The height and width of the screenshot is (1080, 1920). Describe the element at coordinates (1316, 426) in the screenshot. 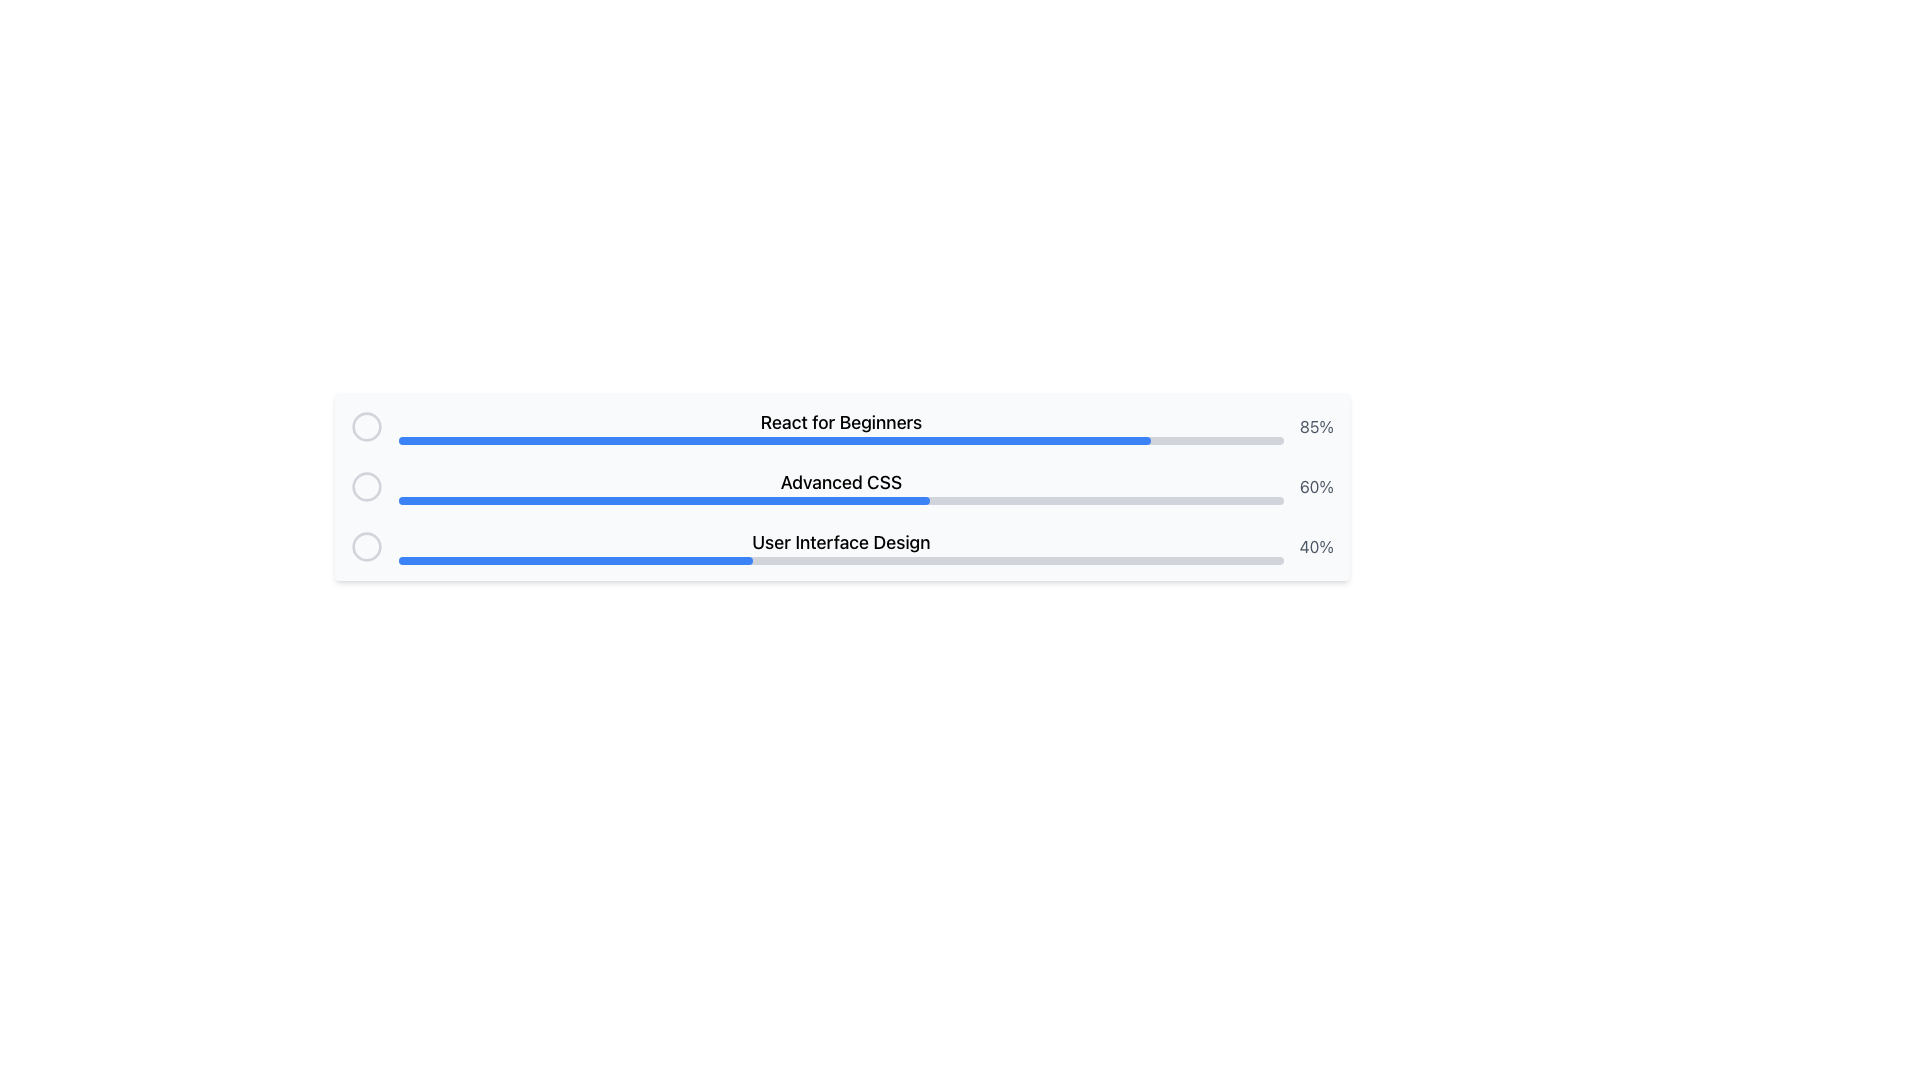

I see `the text label displaying '85%' that is styled in gray color, positioned to the far right of the progress bar for 'React for Beginners'` at that location.